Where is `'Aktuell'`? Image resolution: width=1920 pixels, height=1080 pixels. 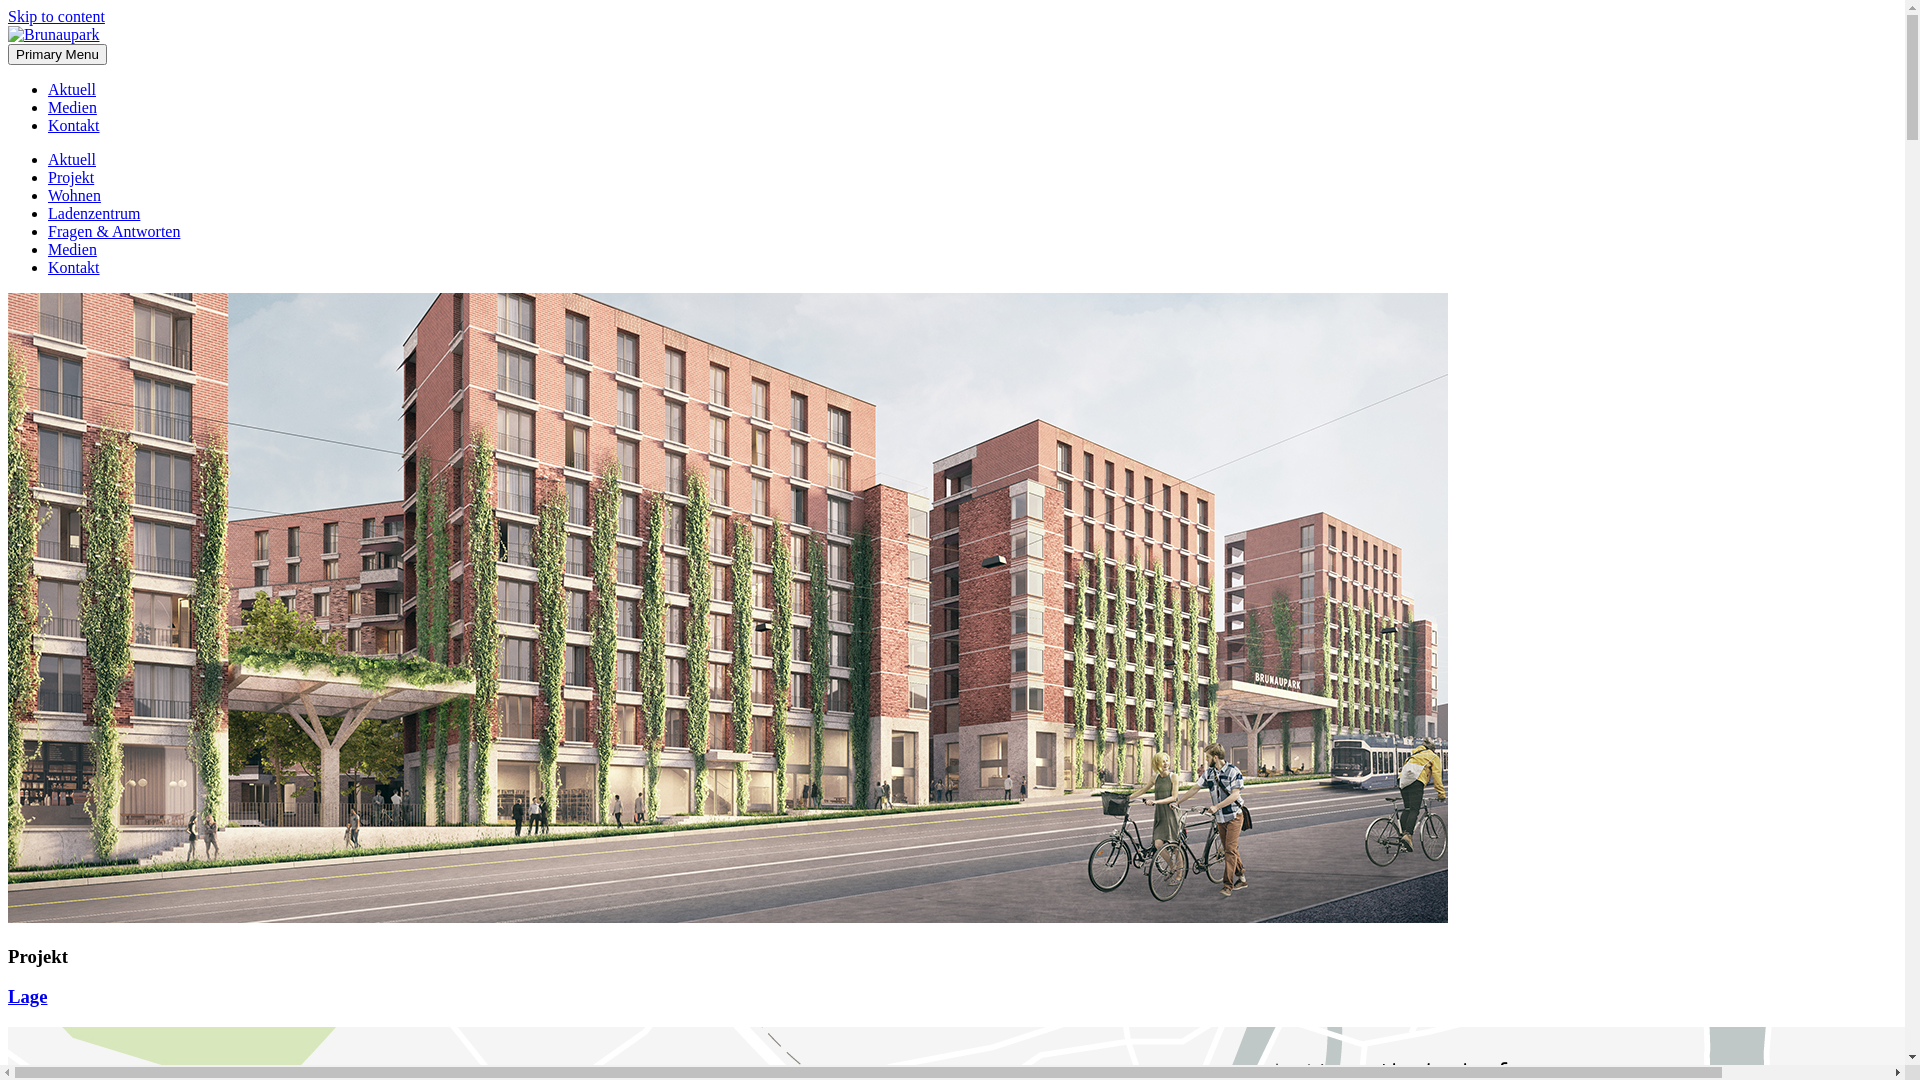 'Aktuell' is located at coordinates (48, 88).